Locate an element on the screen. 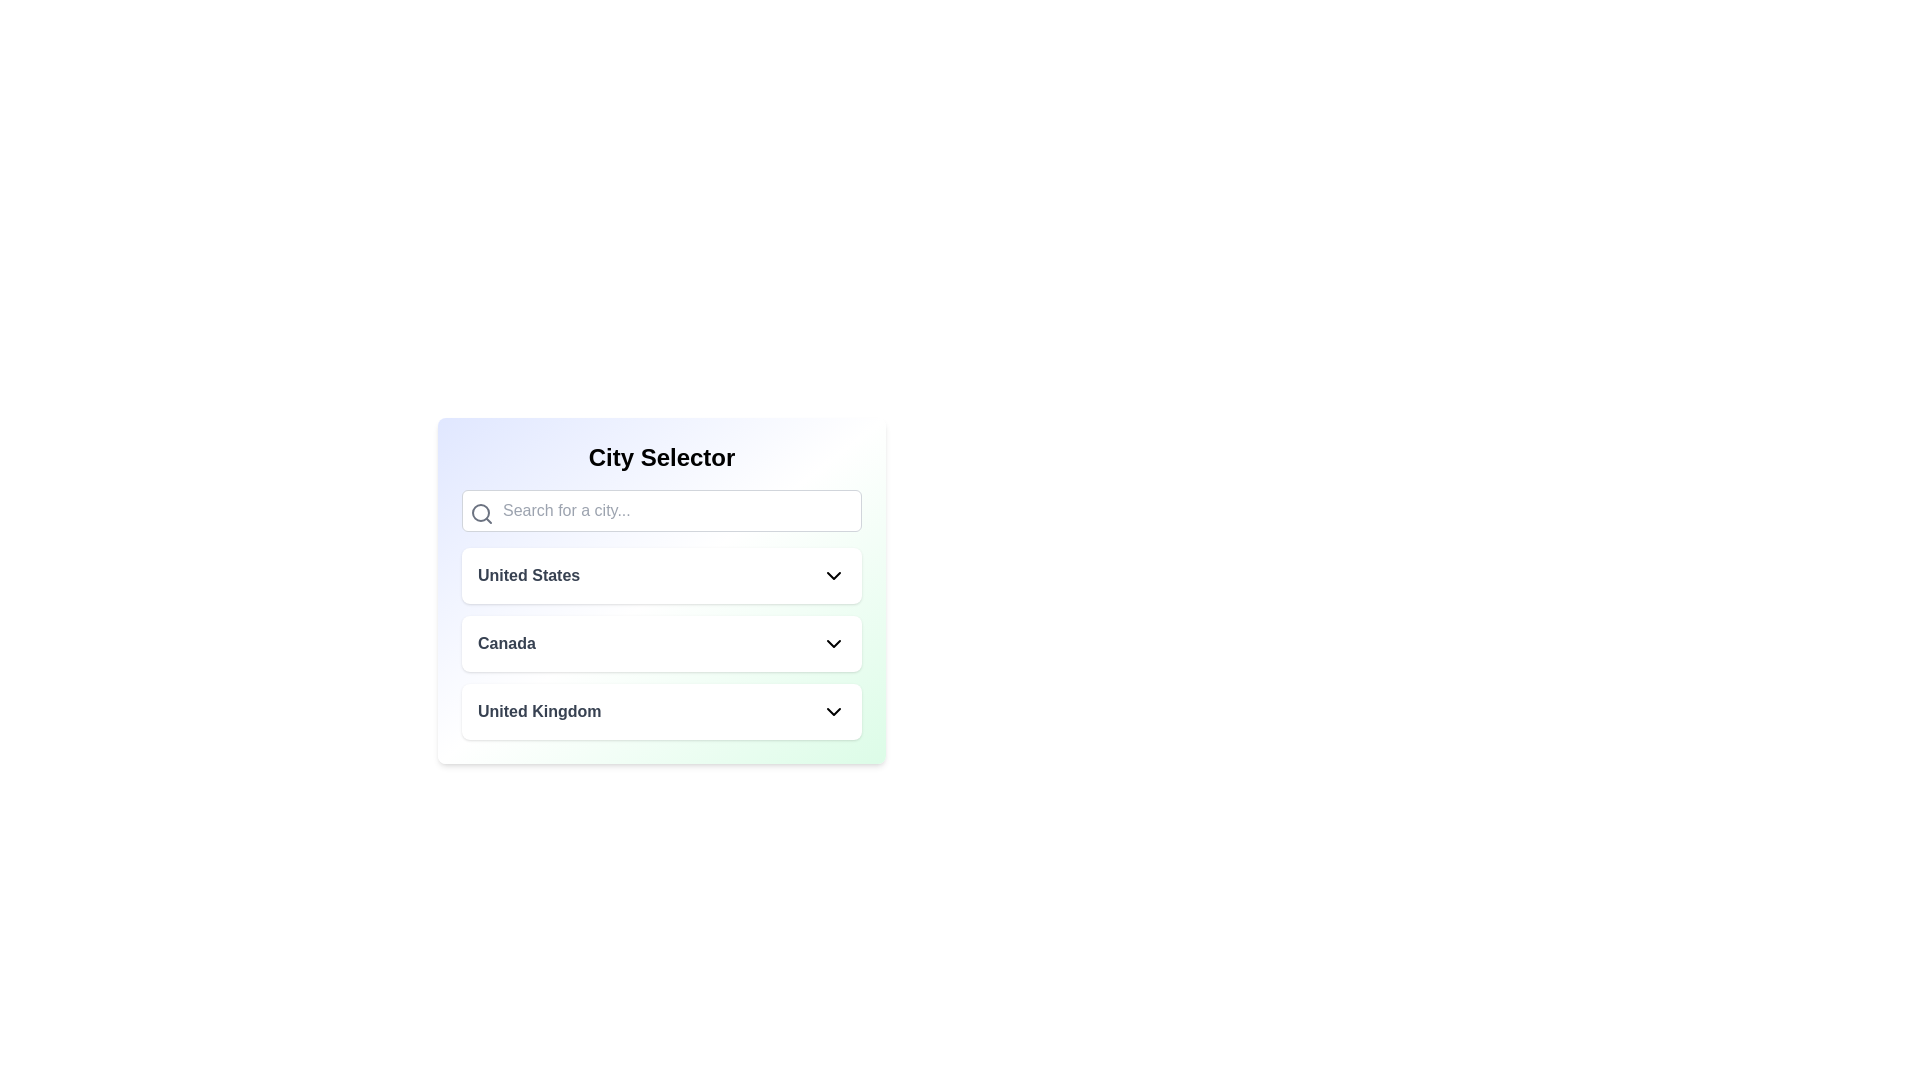 This screenshot has width=1920, height=1080. the Icon button located to the far-right end of the row containing the text 'United States' is located at coordinates (834, 575).